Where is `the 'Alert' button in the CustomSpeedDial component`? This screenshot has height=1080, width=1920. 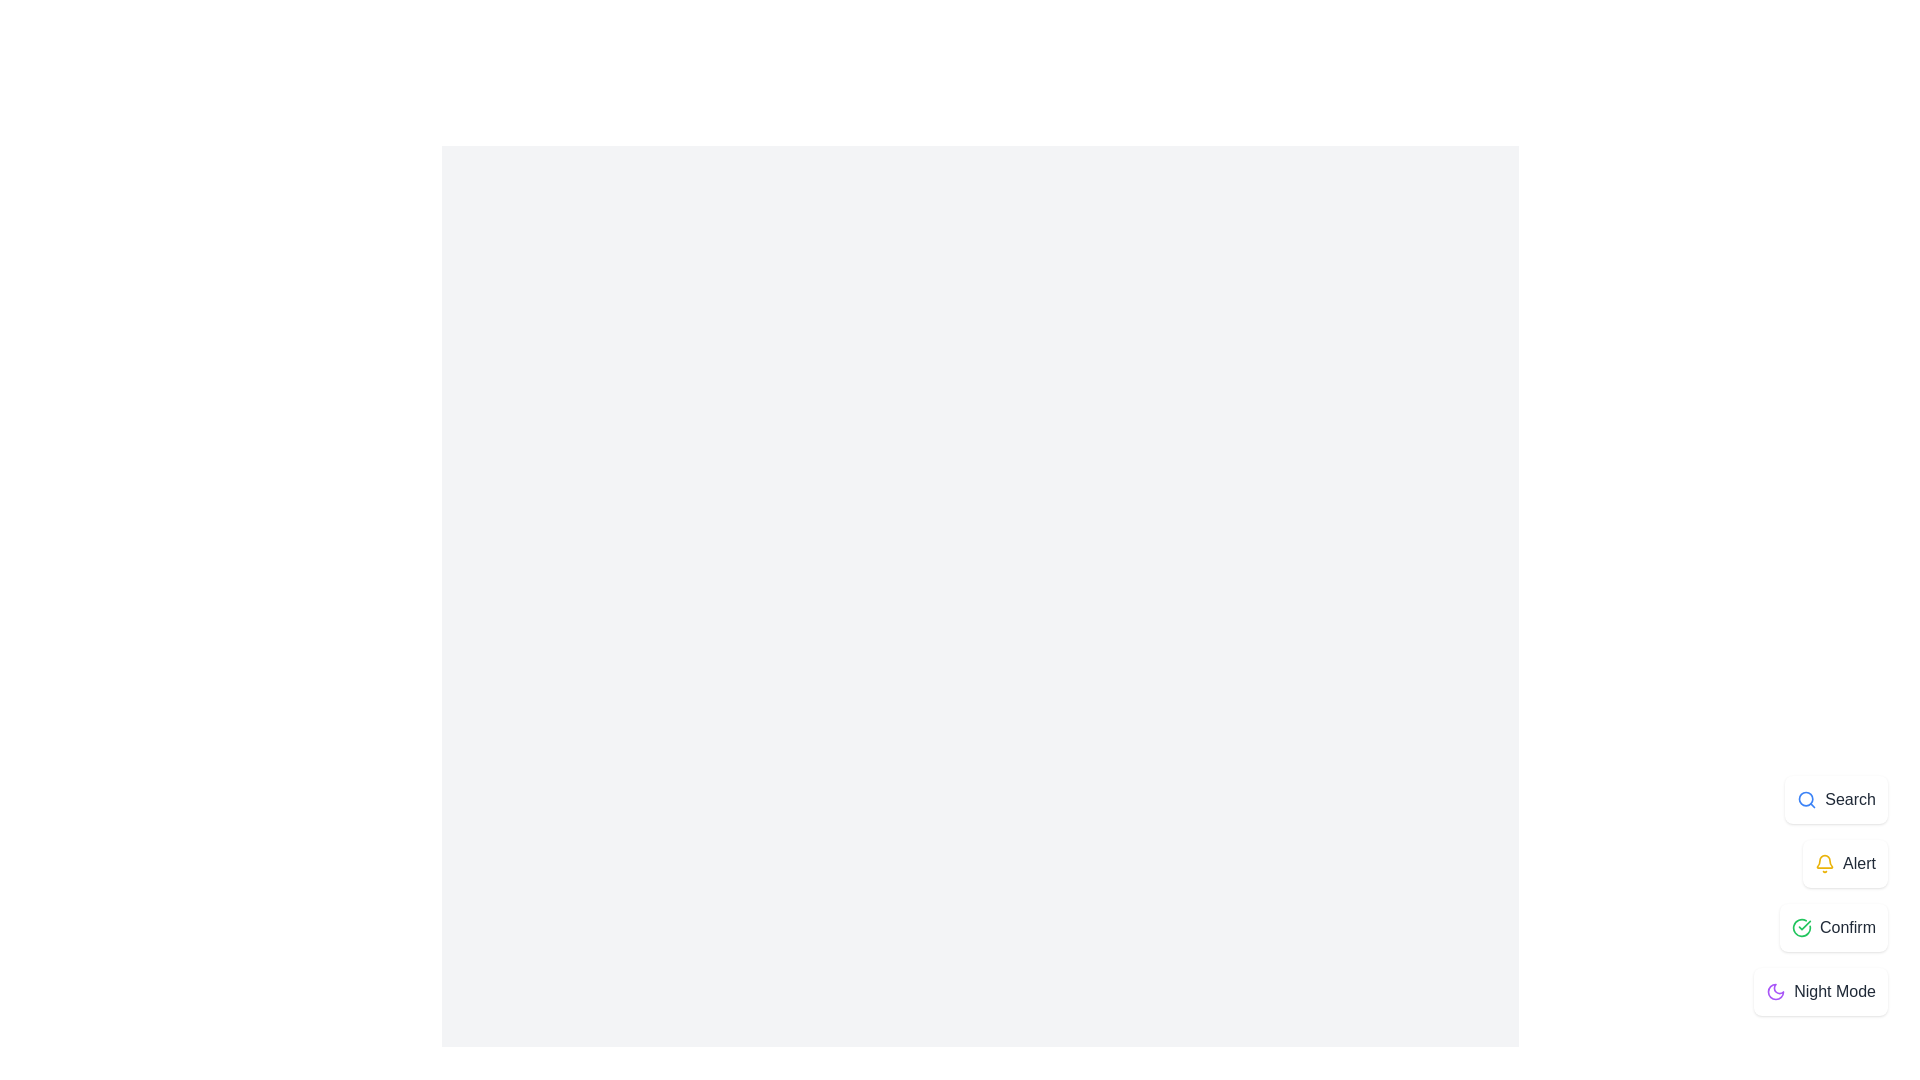 the 'Alert' button in the CustomSpeedDial component is located at coordinates (1844, 863).